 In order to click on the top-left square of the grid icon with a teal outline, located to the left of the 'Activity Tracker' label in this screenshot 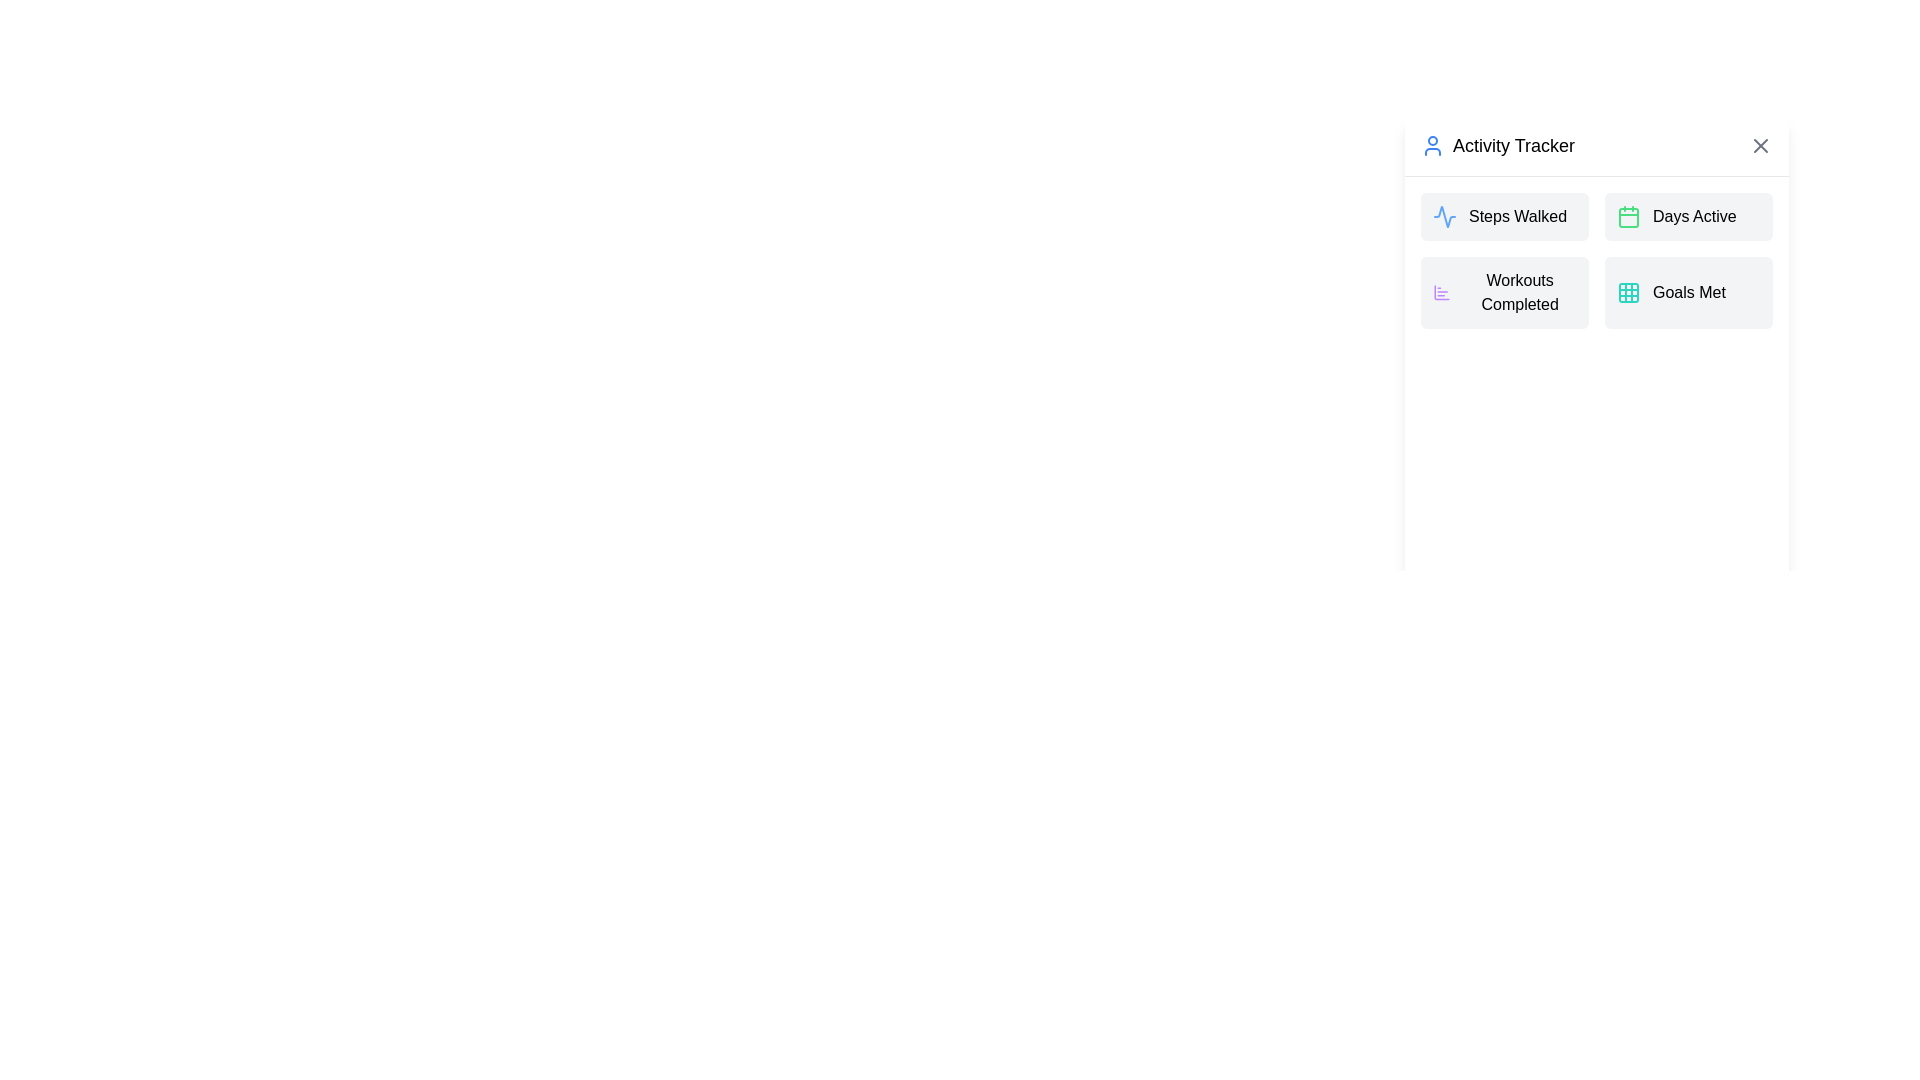, I will do `click(1628, 293)`.